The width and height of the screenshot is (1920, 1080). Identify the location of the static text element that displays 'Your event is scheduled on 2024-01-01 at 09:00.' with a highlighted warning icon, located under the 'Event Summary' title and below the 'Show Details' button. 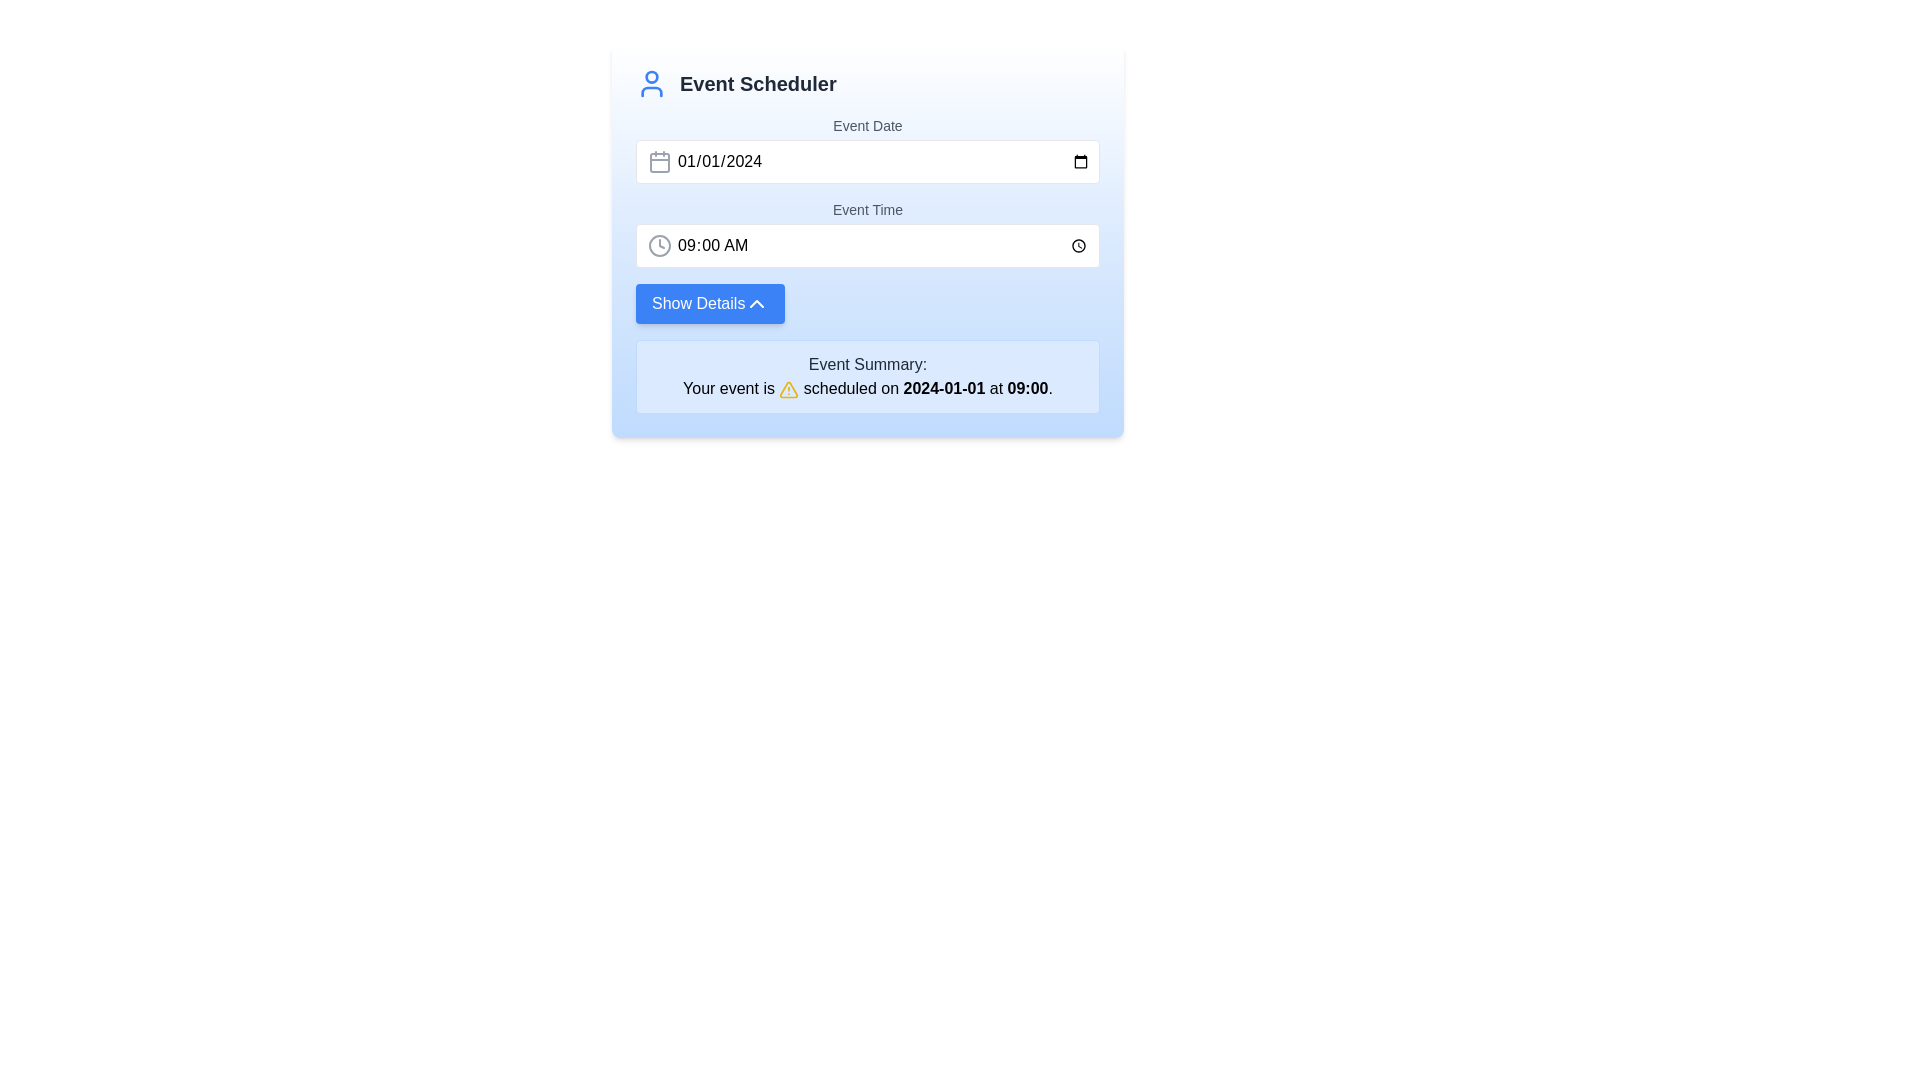
(868, 389).